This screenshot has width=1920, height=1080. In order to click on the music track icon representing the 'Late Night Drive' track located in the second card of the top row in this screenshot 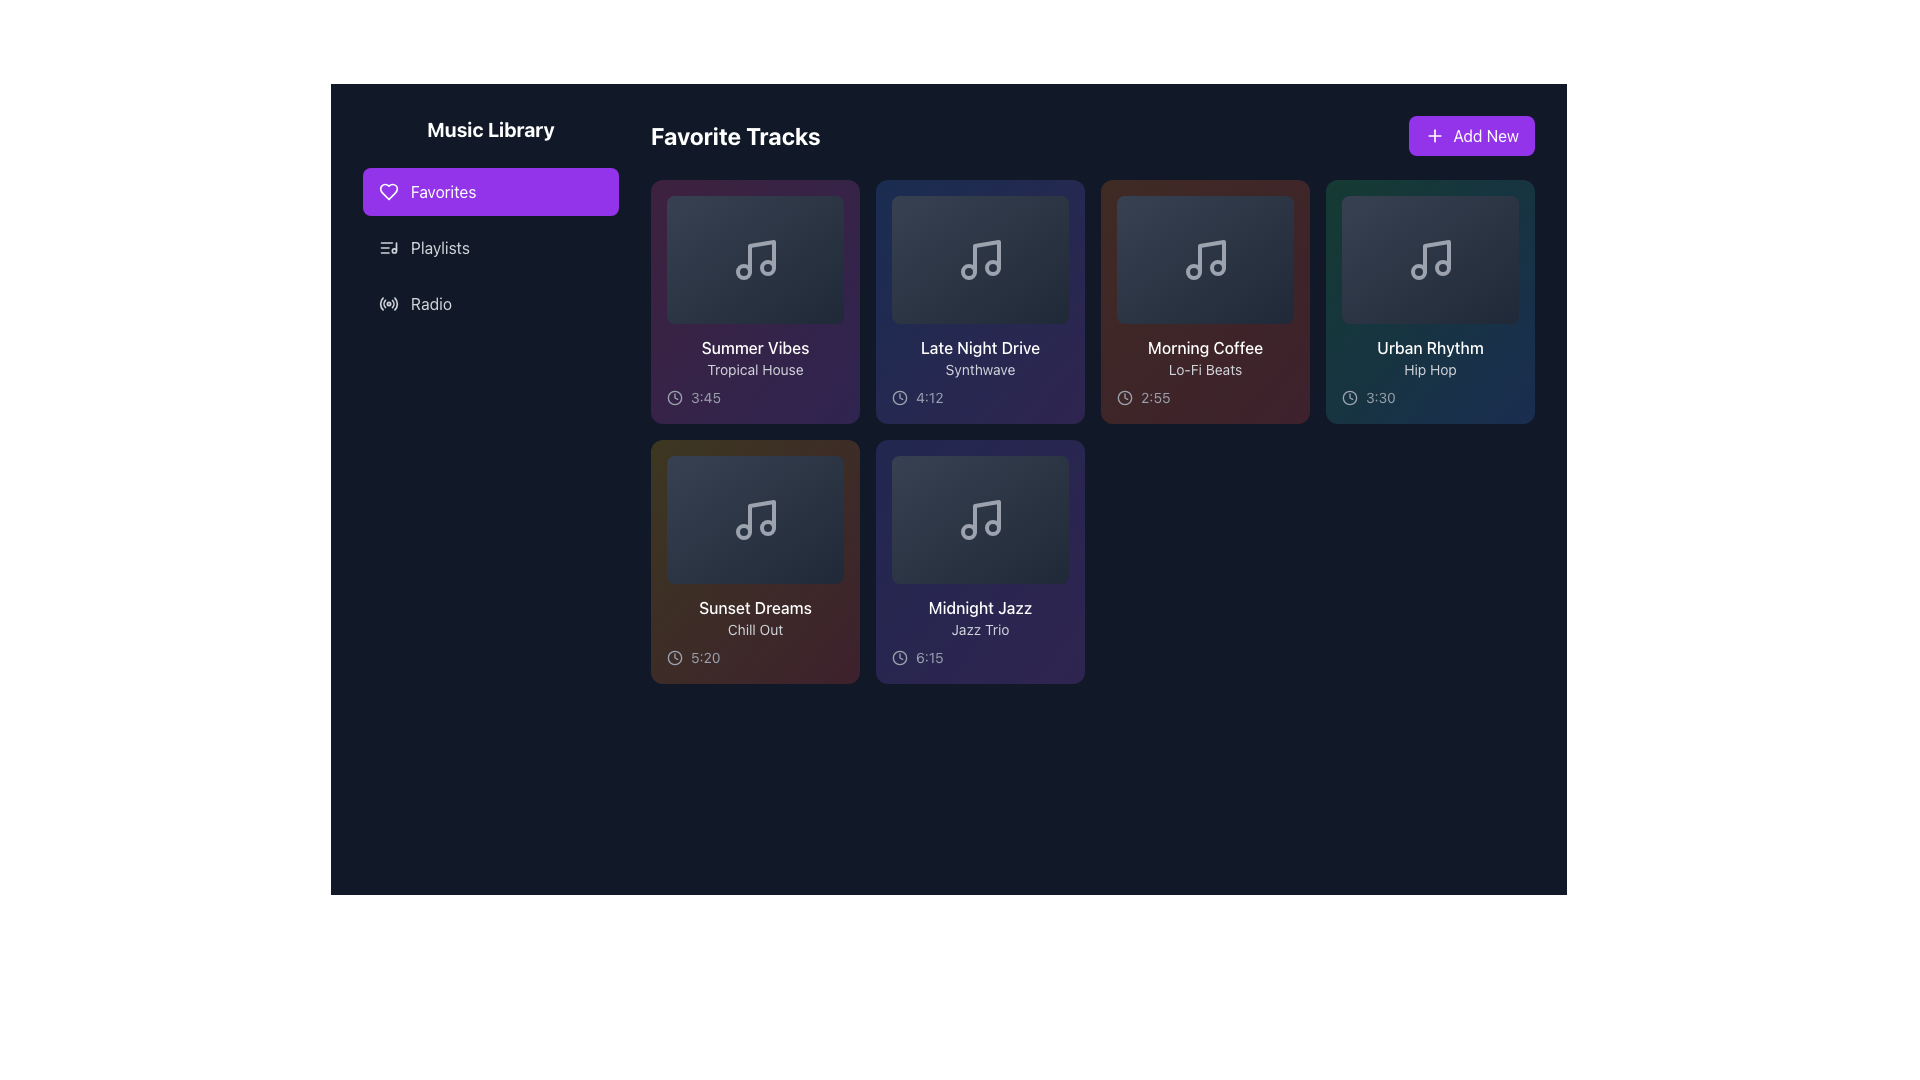, I will do `click(980, 258)`.